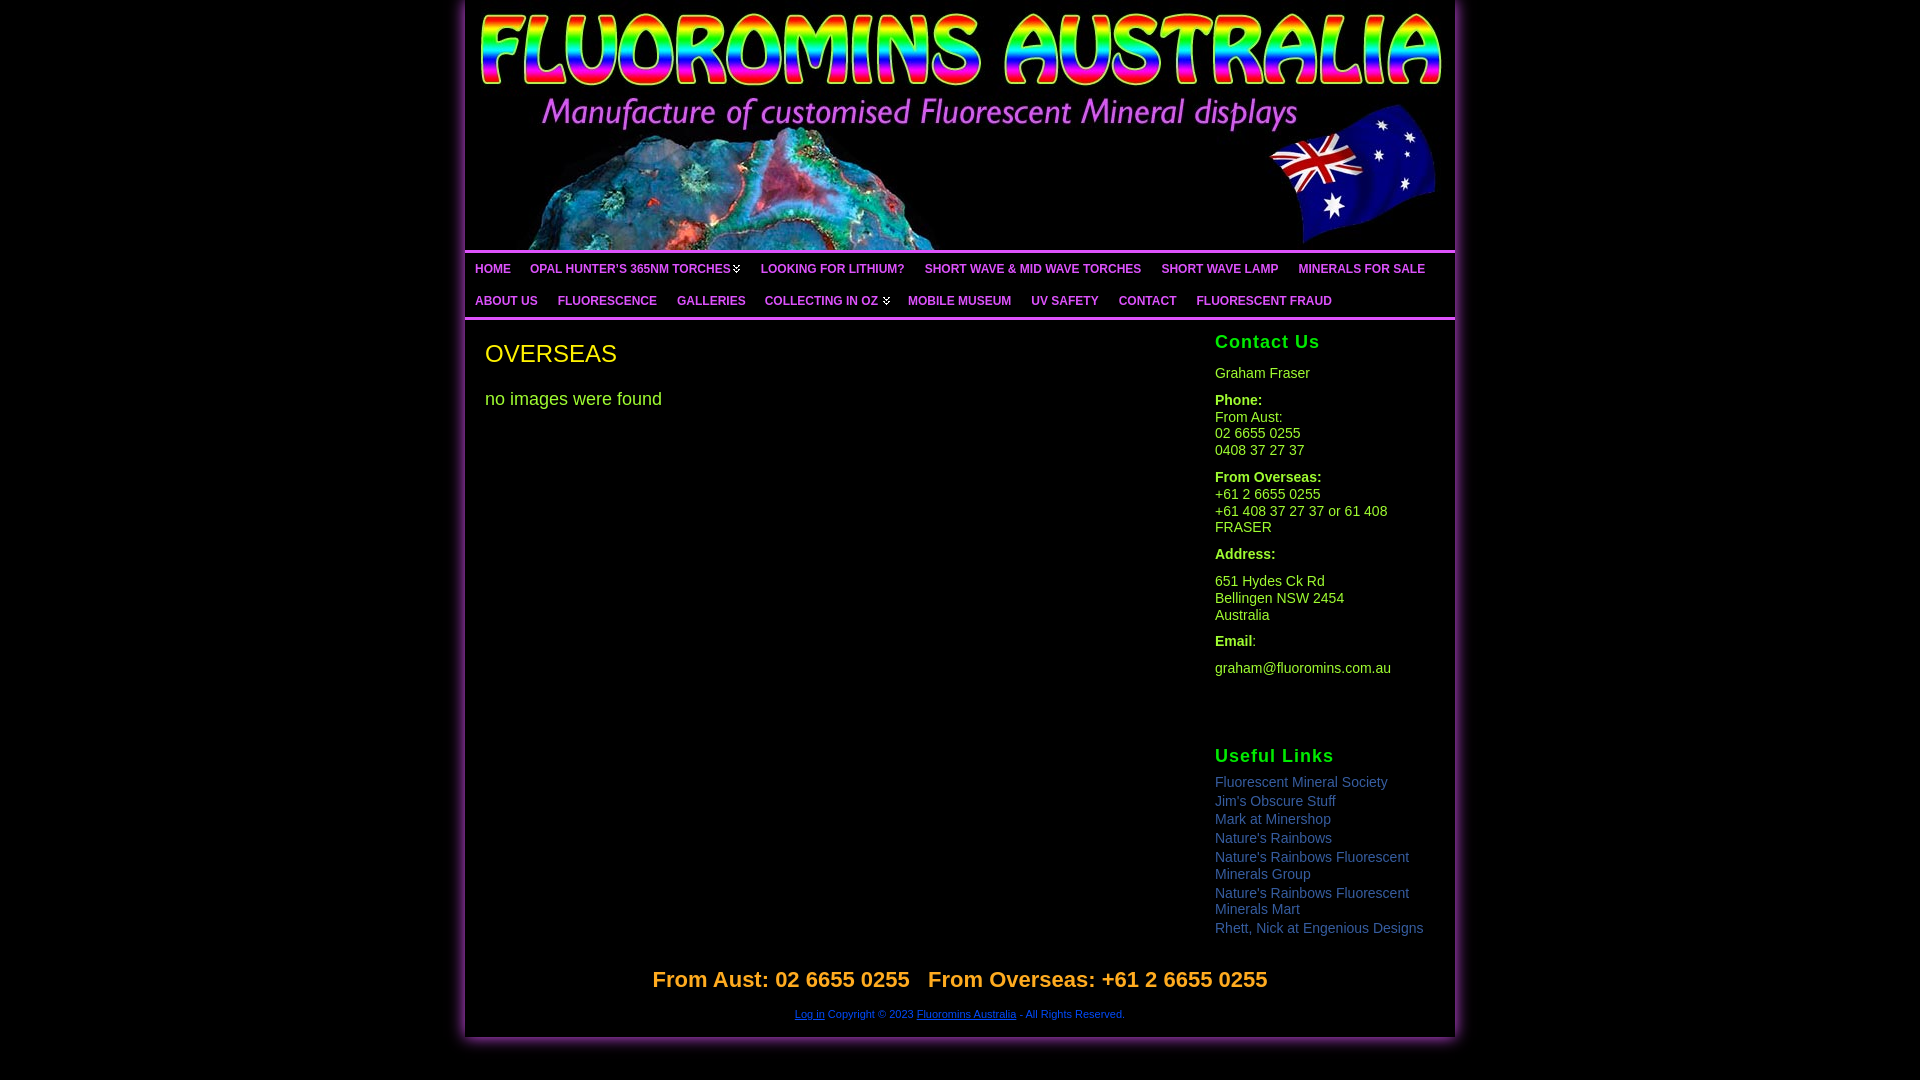  I want to click on 'Rhett, Nick at Engenious Designs', so click(1213, 928).